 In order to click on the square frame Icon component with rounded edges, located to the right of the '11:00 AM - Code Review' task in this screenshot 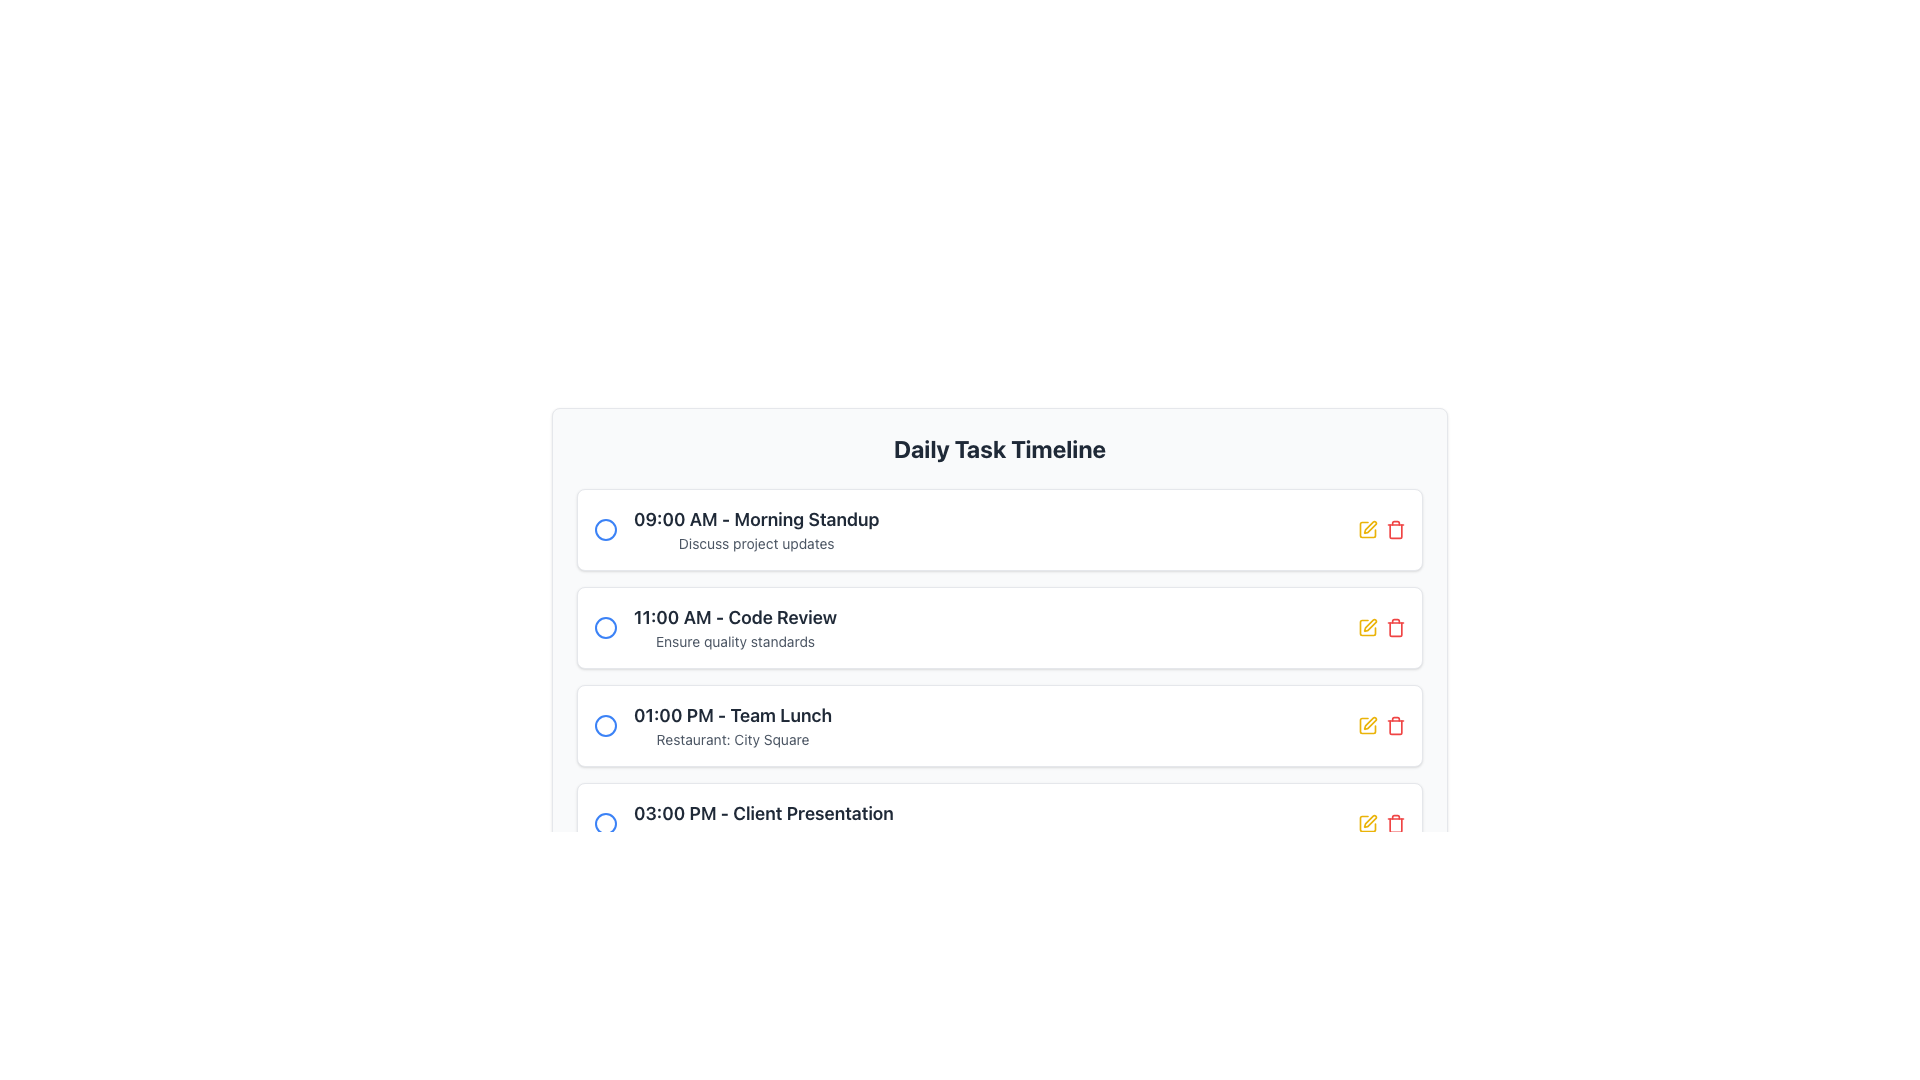, I will do `click(1367, 824)`.